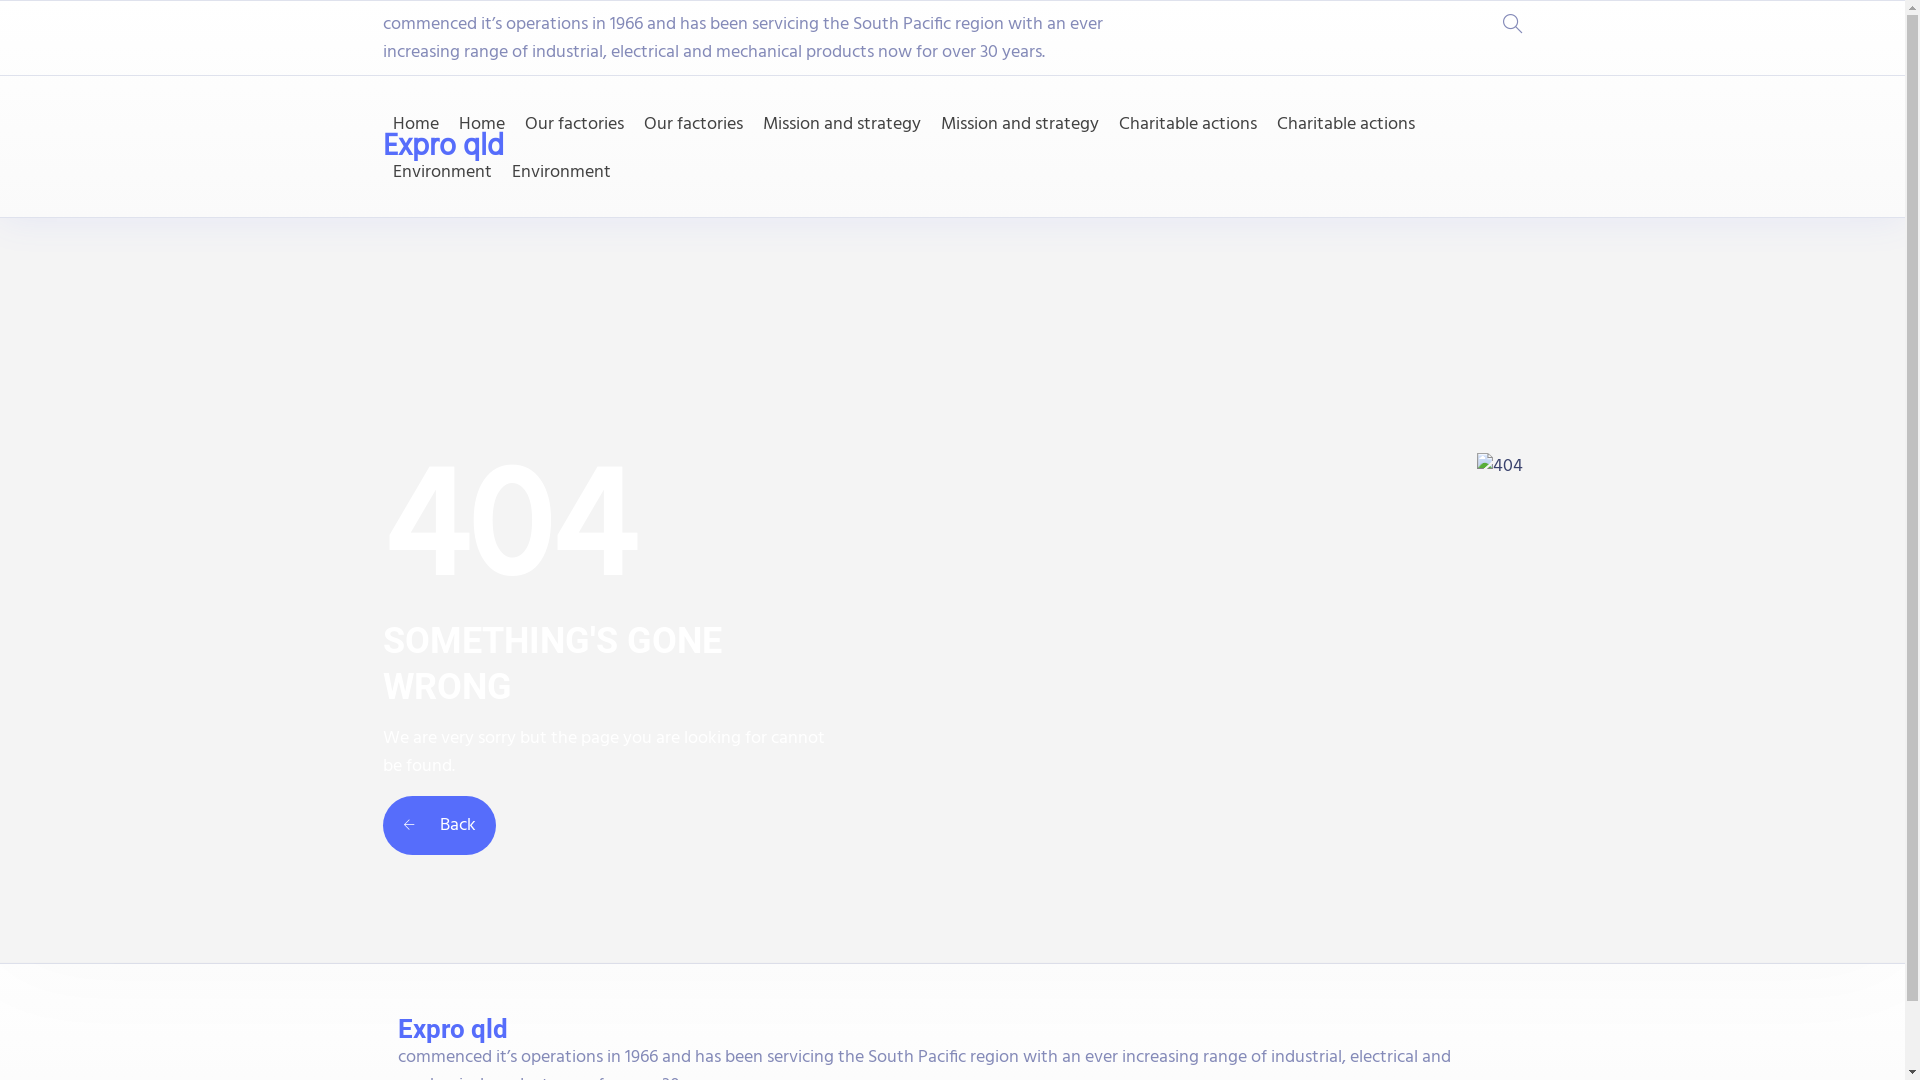 The width and height of the screenshot is (1920, 1080). What do you see at coordinates (572, 124) in the screenshot?
I see `'Our factories'` at bounding box center [572, 124].